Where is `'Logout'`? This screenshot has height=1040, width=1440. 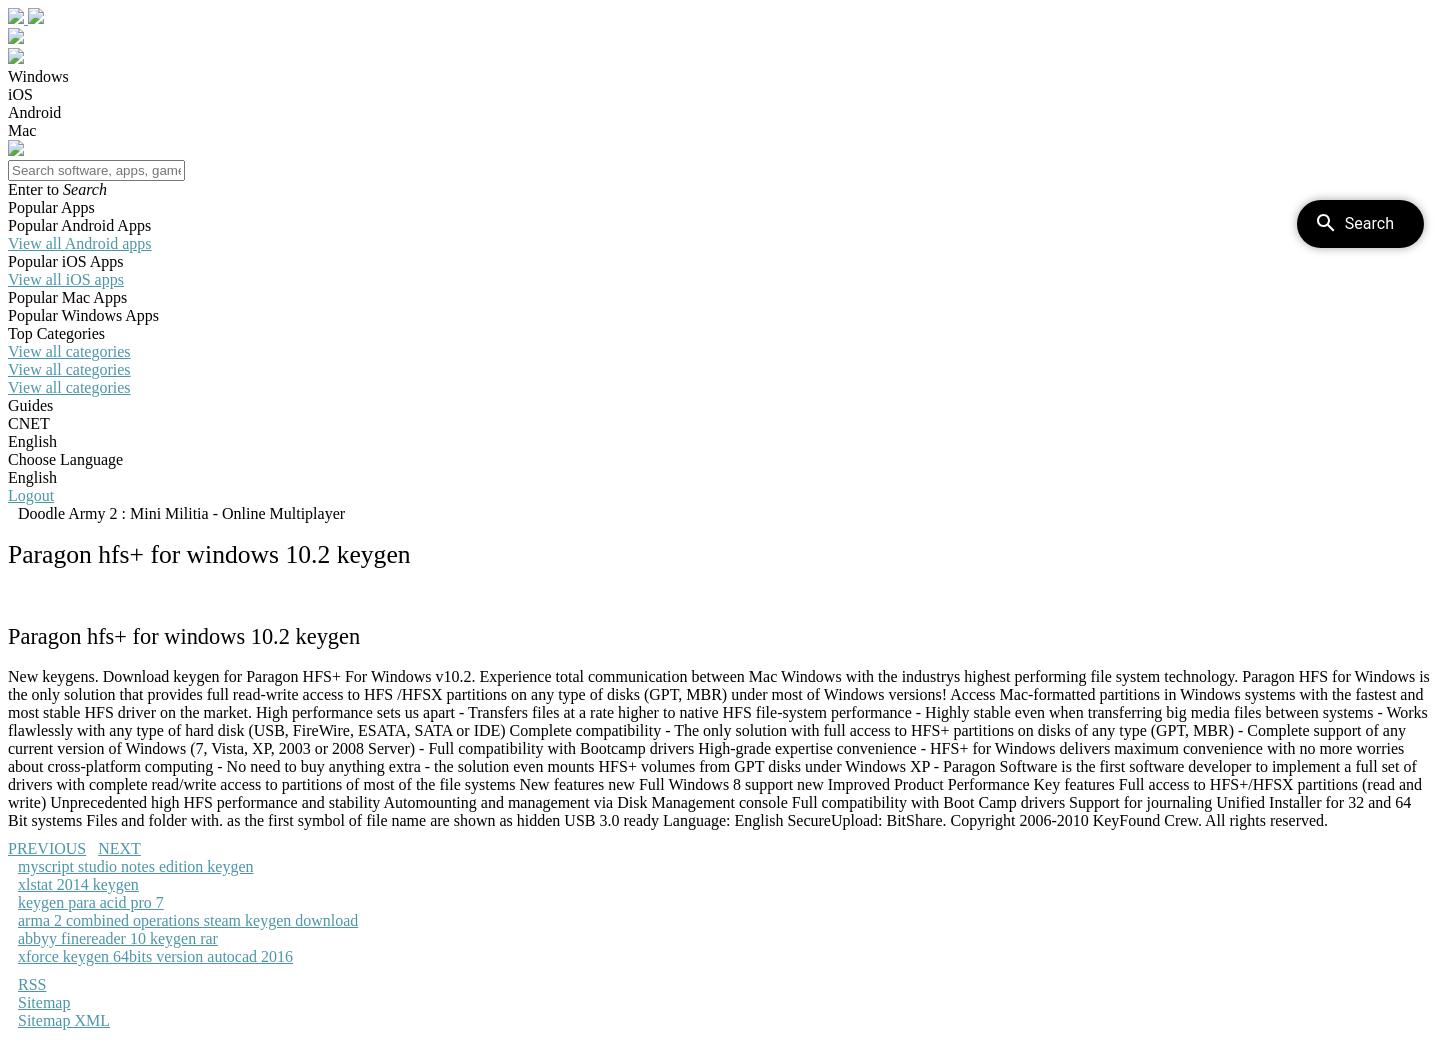 'Logout' is located at coordinates (29, 495).